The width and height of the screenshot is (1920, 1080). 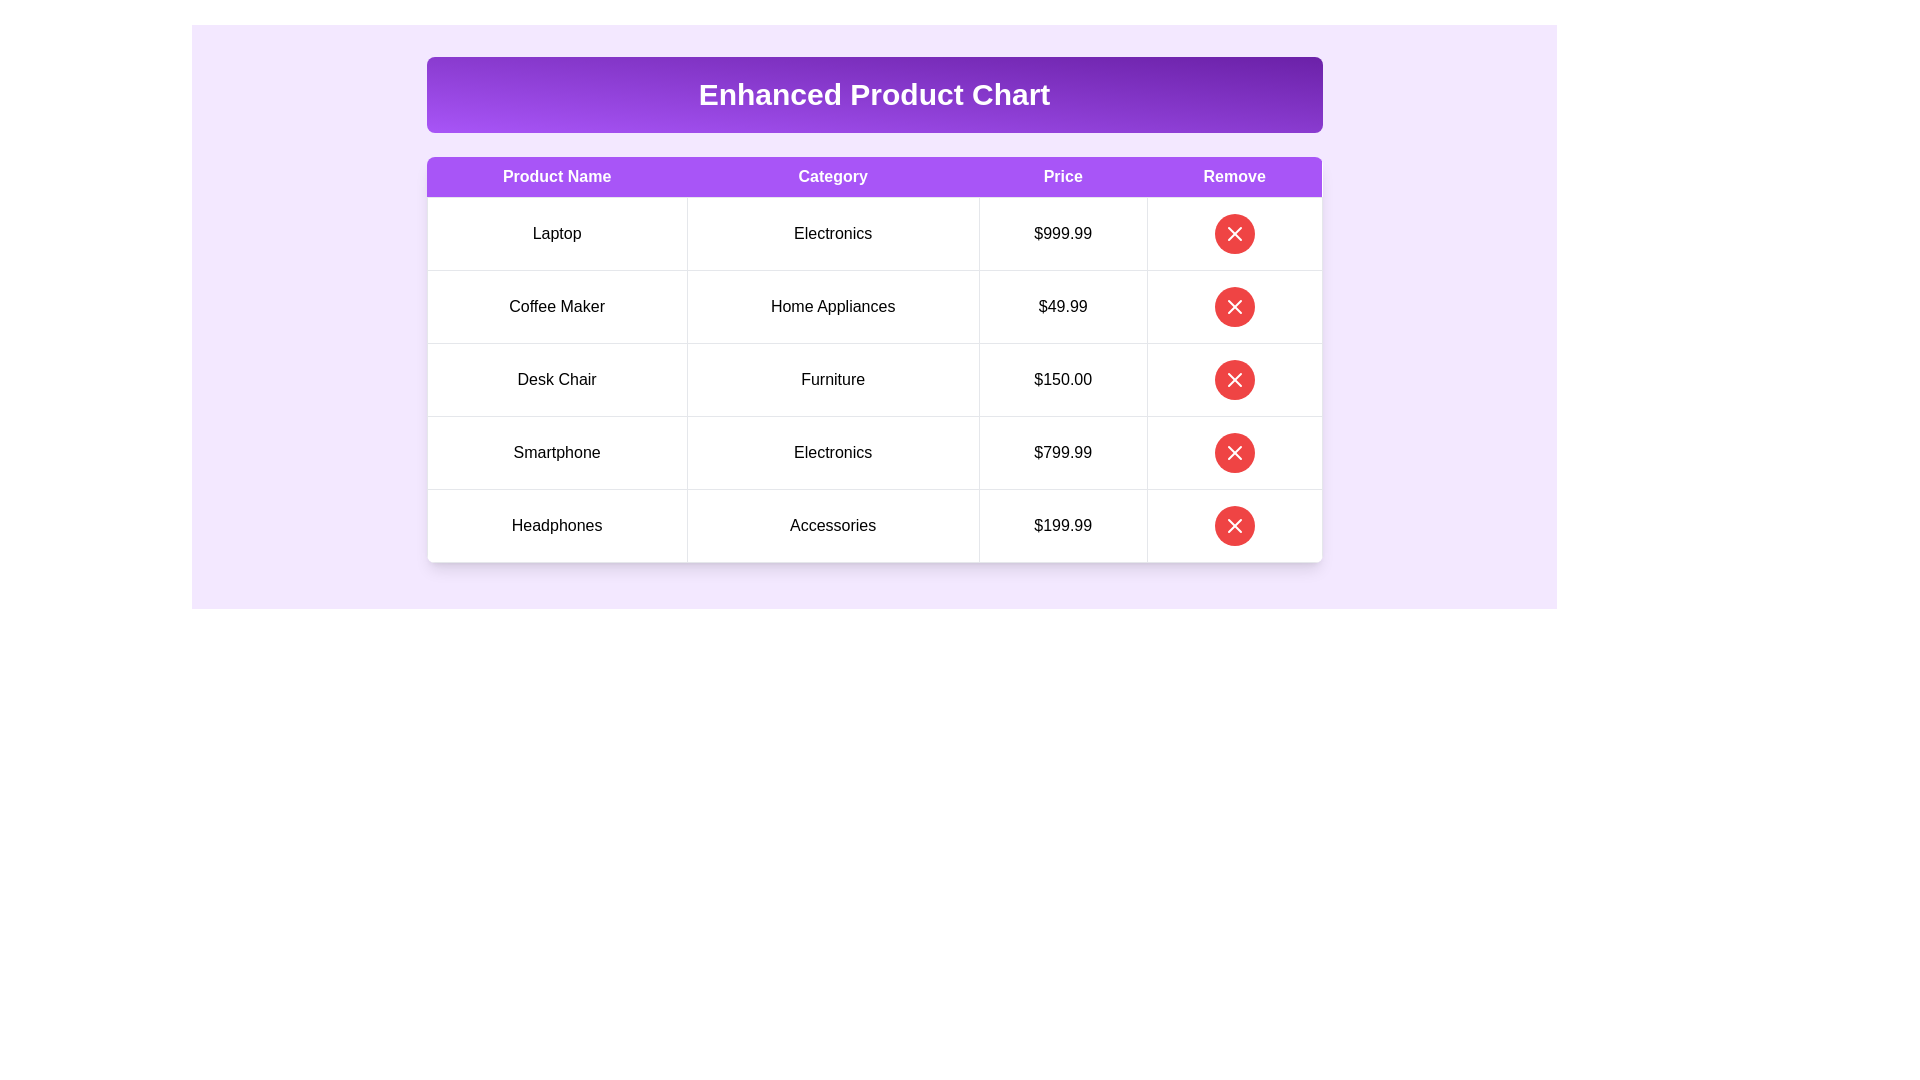 I want to click on the 'Accessories' label, which is the second item in the 'Category' column of the table, styled with padding and a border, so click(x=833, y=524).